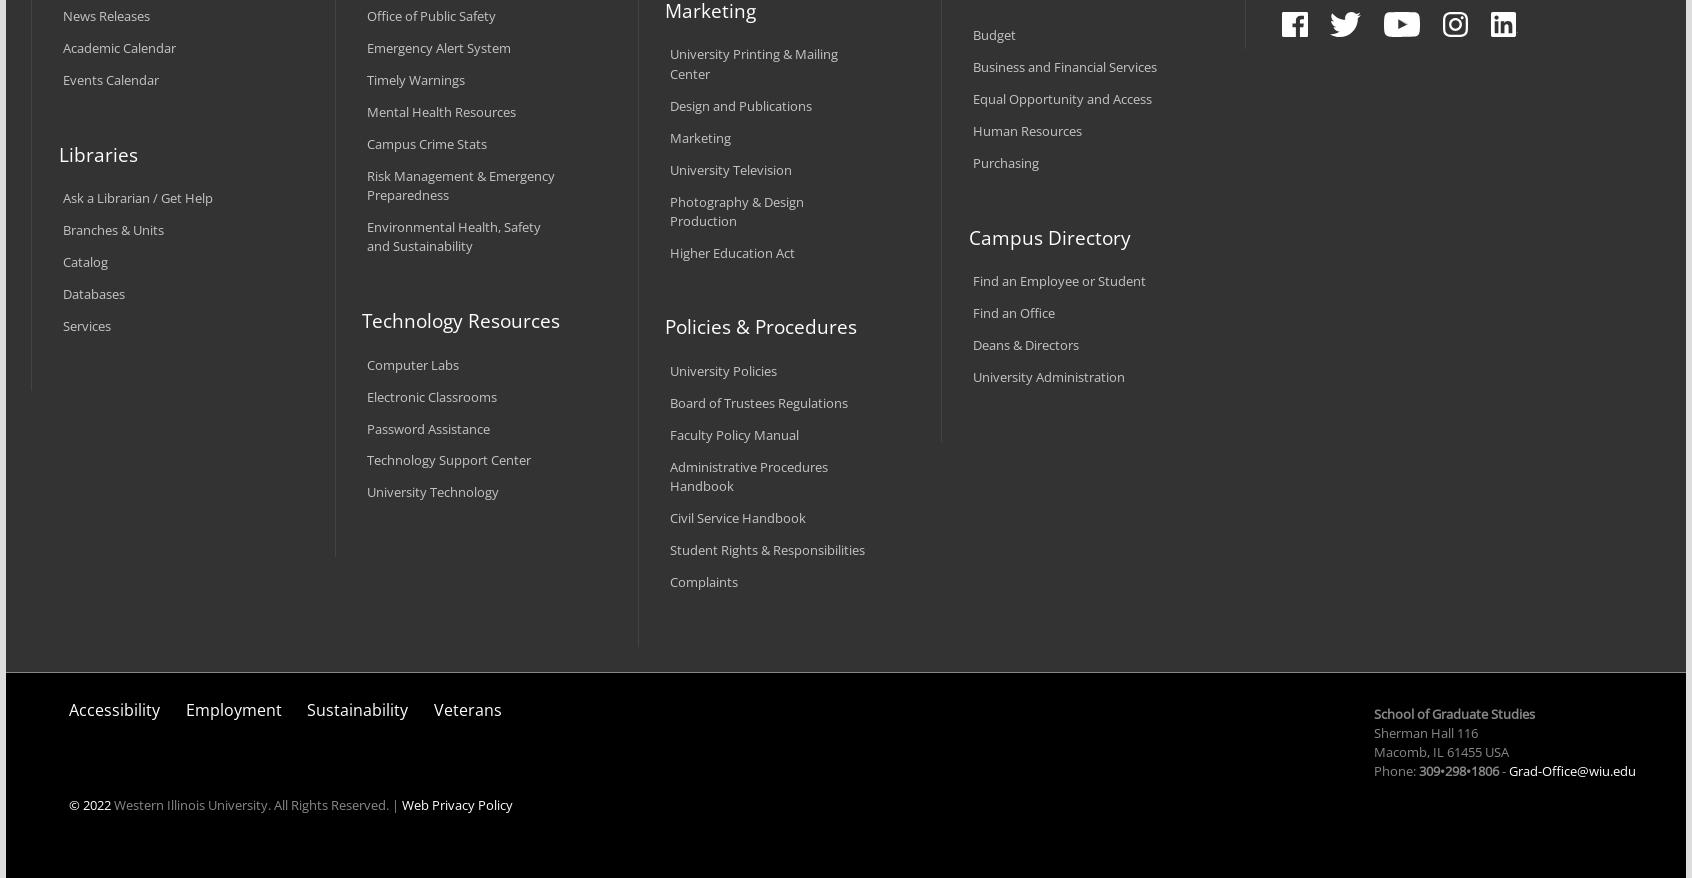  What do you see at coordinates (739, 104) in the screenshot?
I see `'Design and Publications'` at bounding box center [739, 104].